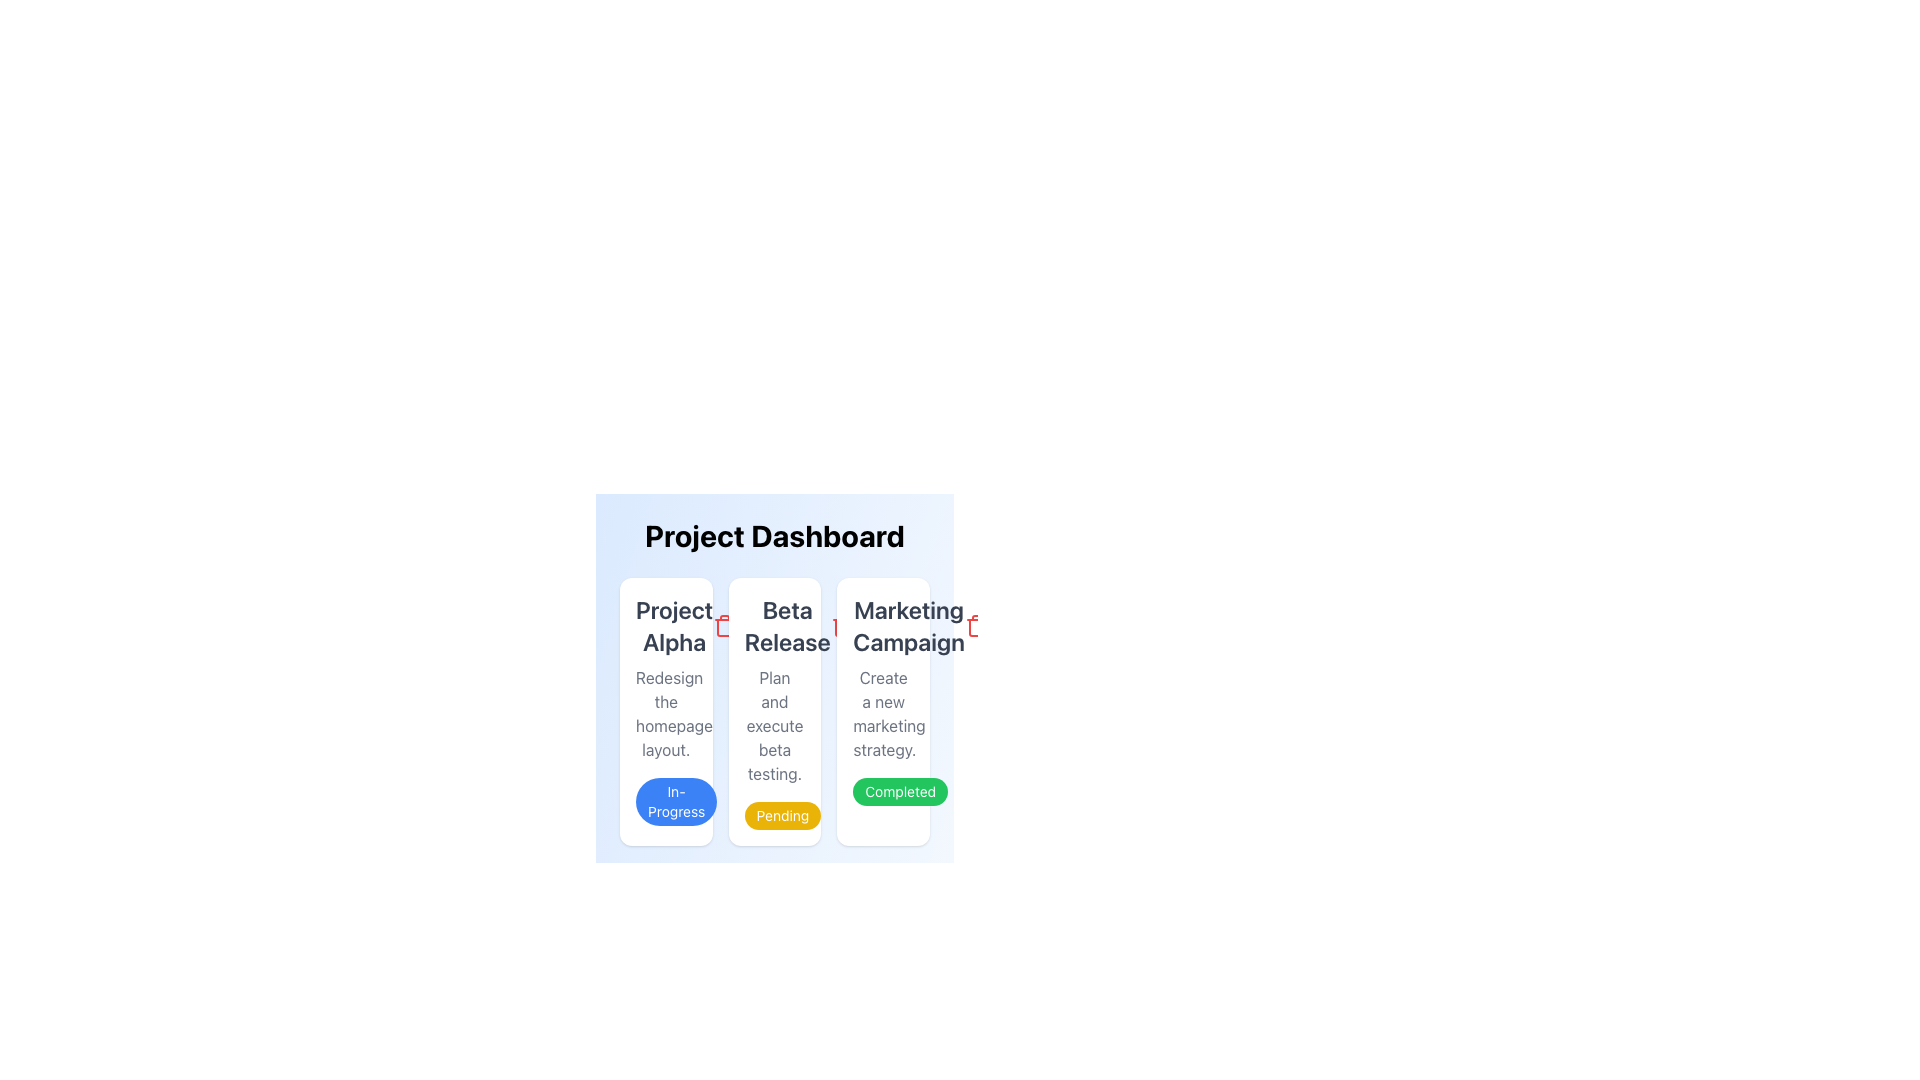  Describe the element at coordinates (976, 624) in the screenshot. I see `the delete icon/button that allows users to remove the 'Marketing Campaign' item` at that location.